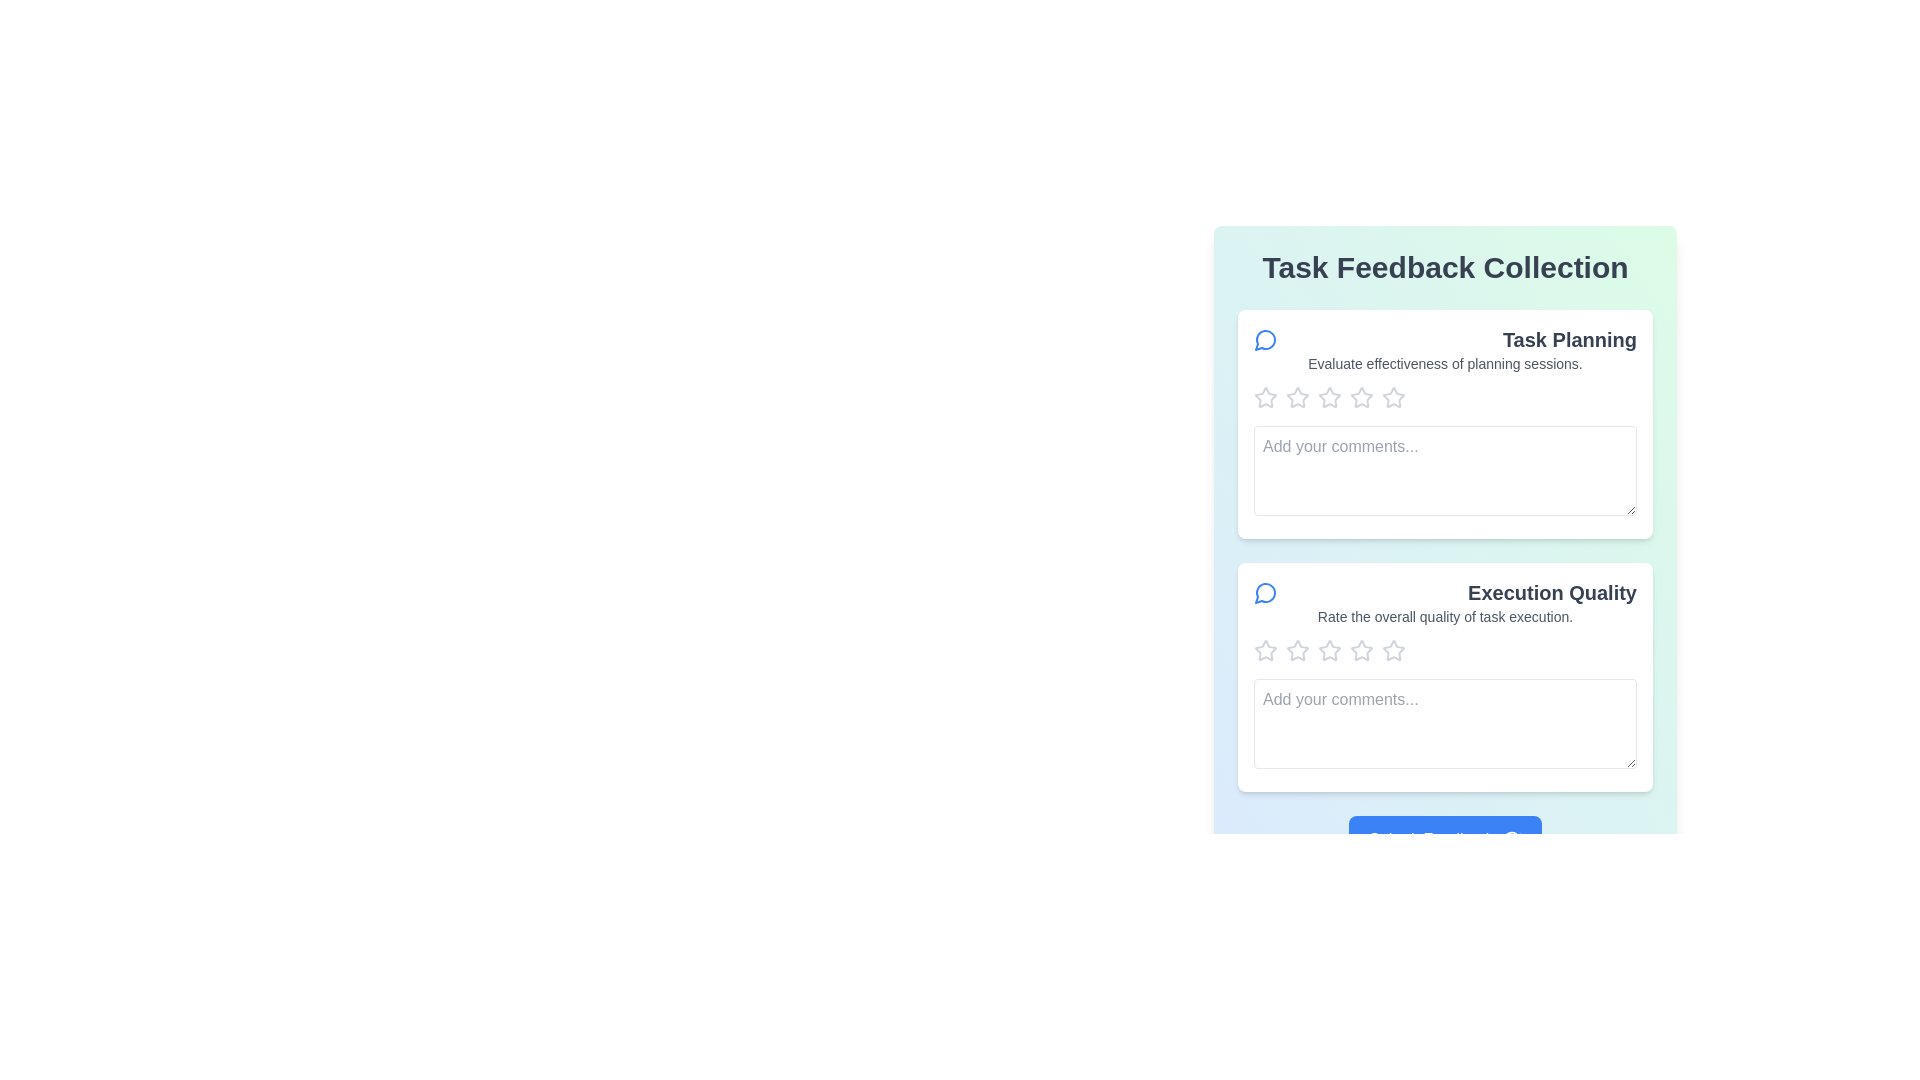  I want to click on the second star icon in the 'Task Planning' section, so click(1329, 397).